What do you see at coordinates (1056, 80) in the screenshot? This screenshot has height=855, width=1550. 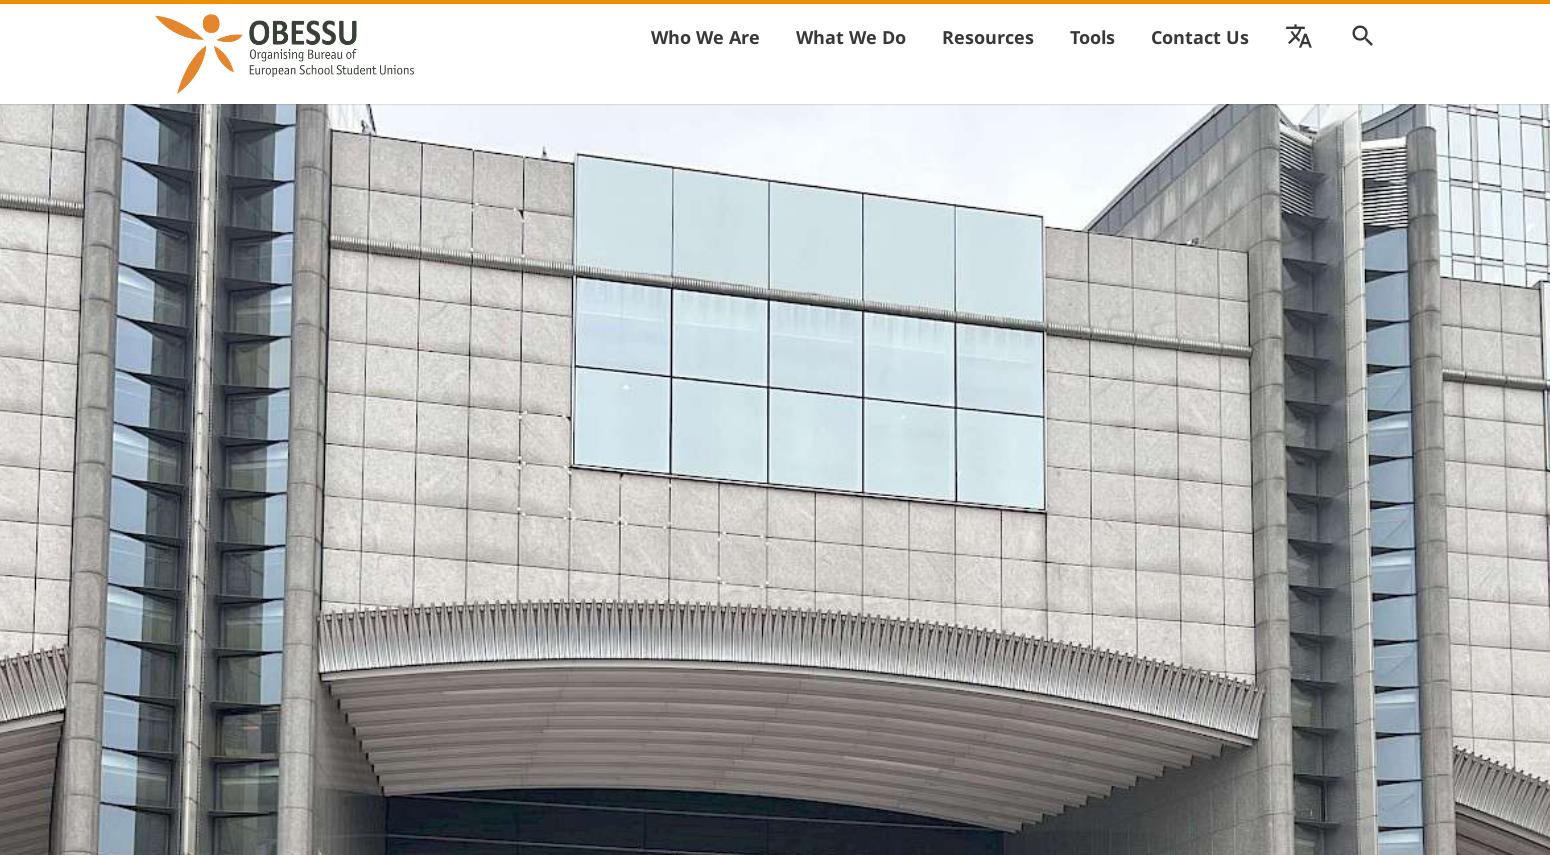 I see `'.org'` at bounding box center [1056, 80].